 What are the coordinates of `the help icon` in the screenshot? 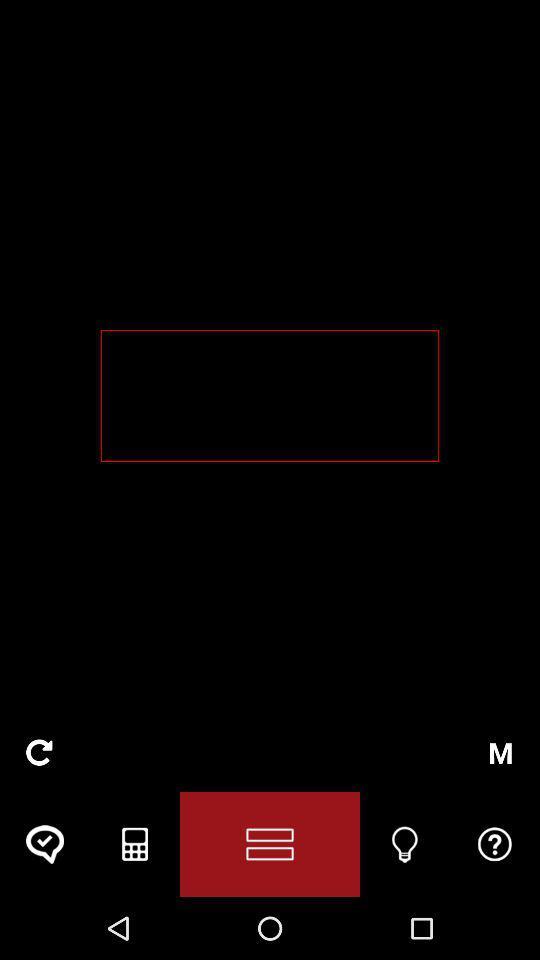 It's located at (503, 906).